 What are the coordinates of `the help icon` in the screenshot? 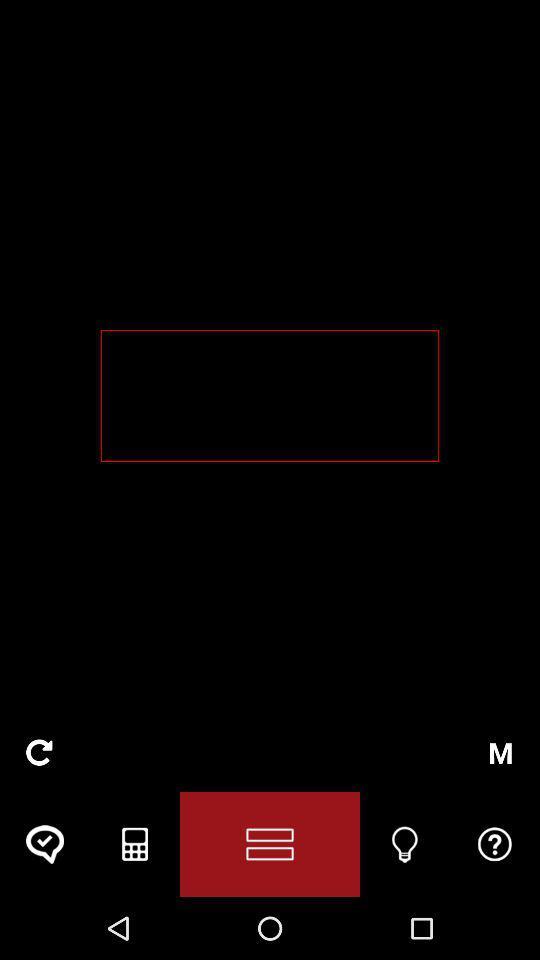 It's located at (503, 906).